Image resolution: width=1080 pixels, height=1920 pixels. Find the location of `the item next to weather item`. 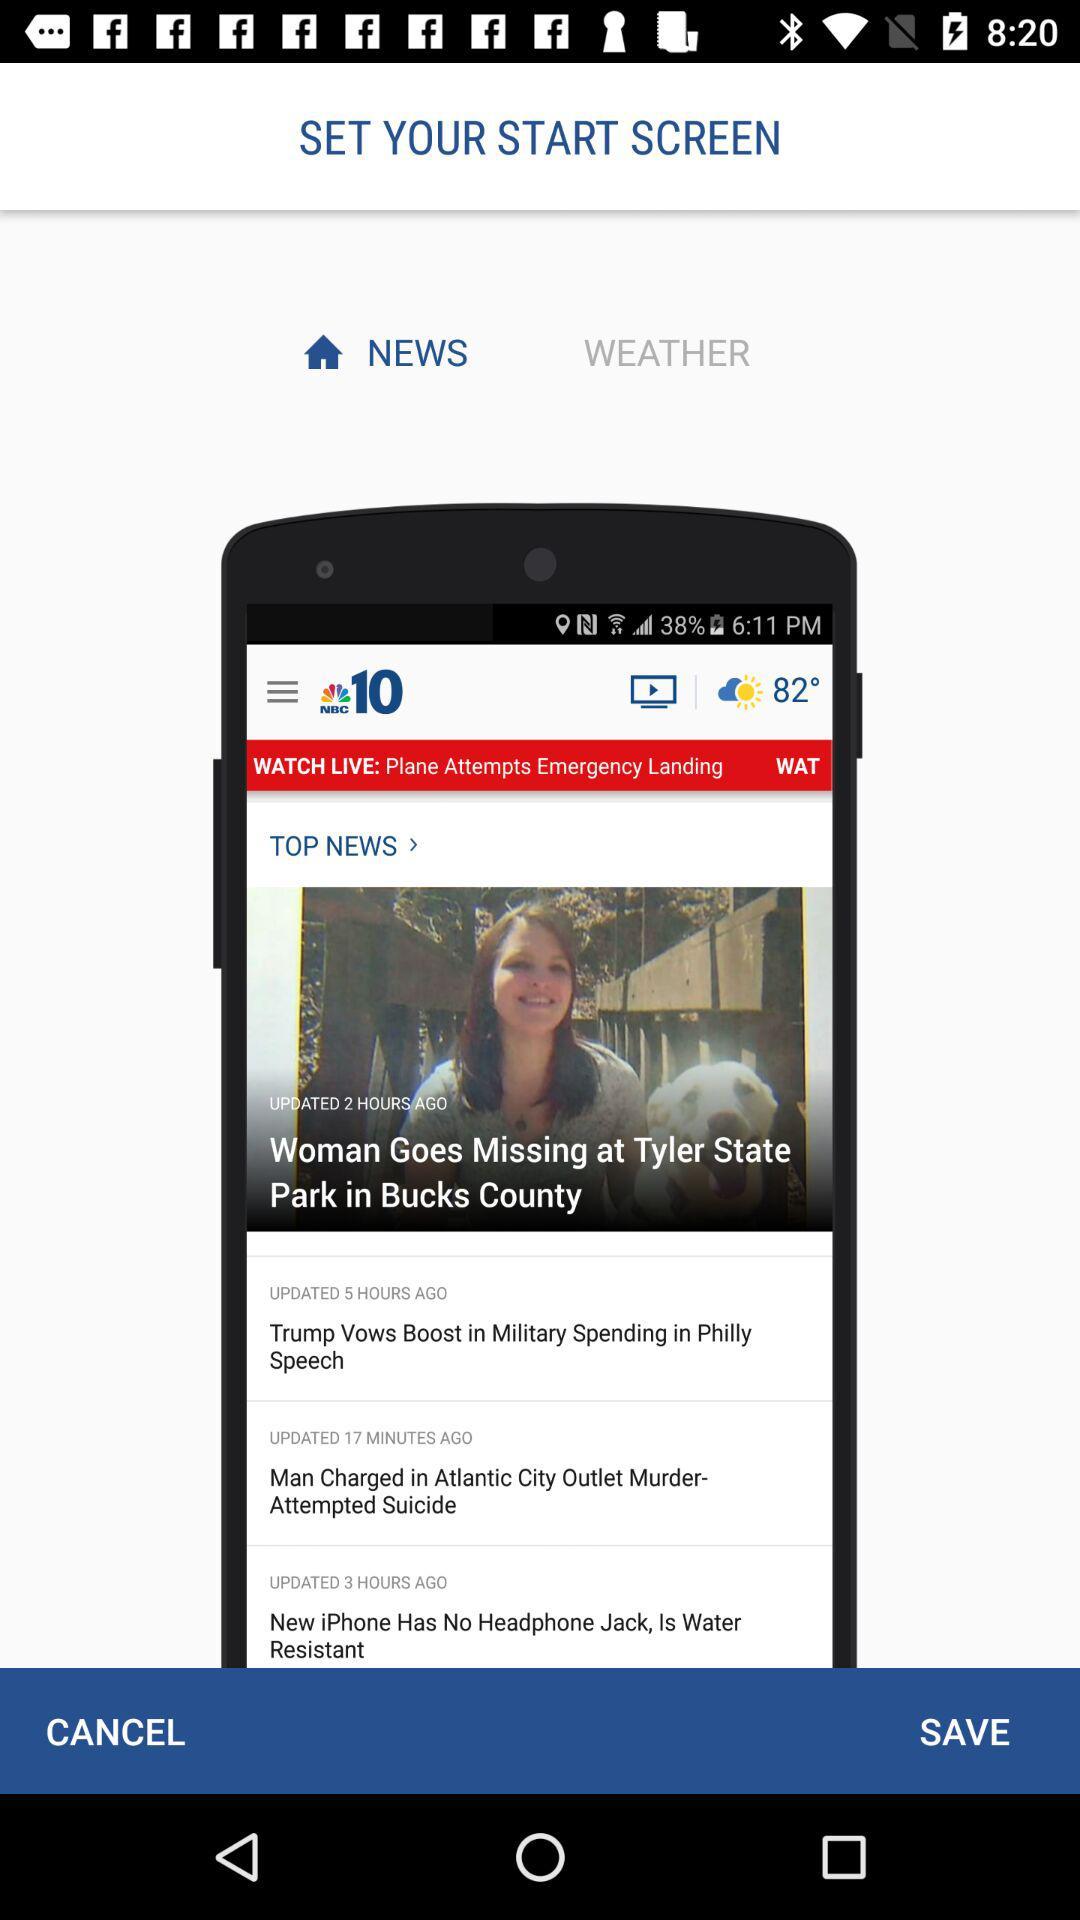

the item next to weather item is located at coordinates (411, 351).